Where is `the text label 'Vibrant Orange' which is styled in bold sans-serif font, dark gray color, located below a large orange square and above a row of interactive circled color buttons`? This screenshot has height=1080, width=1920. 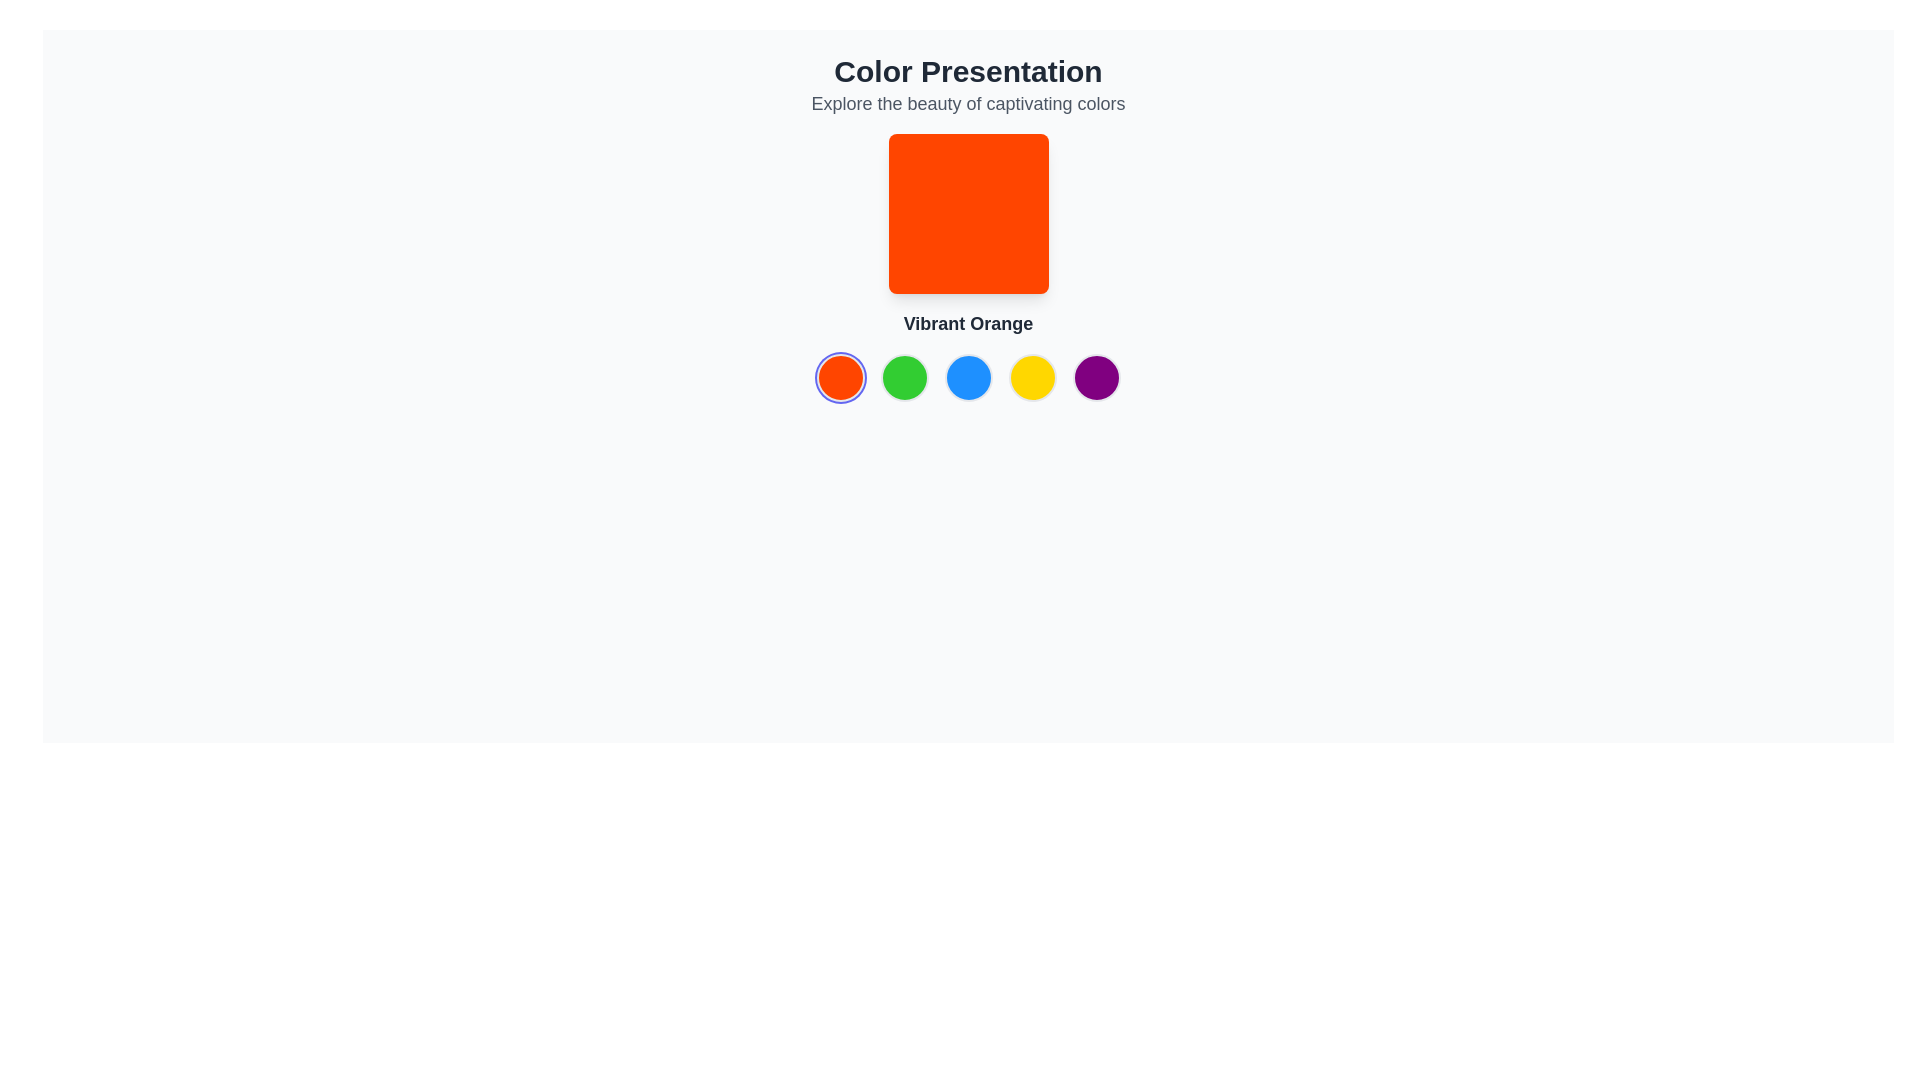 the text label 'Vibrant Orange' which is styled in bold sans-serif font, dark gray color, located below a large orange square and above a row of interactive circled color buttons is located at coordinates (968, 323).